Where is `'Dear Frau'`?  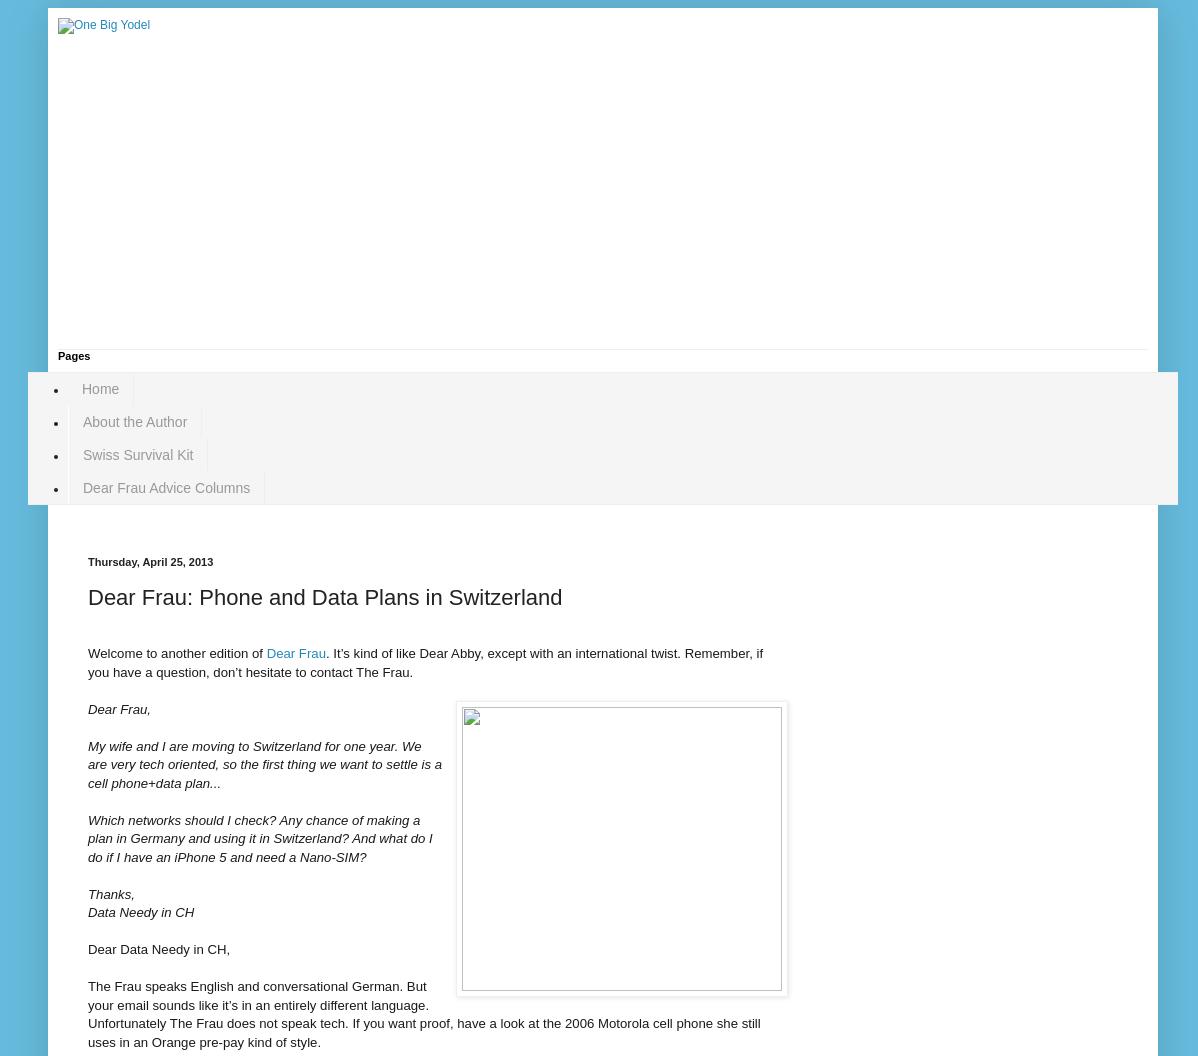 'Dear Frau' is located at coordinates (296, 652).